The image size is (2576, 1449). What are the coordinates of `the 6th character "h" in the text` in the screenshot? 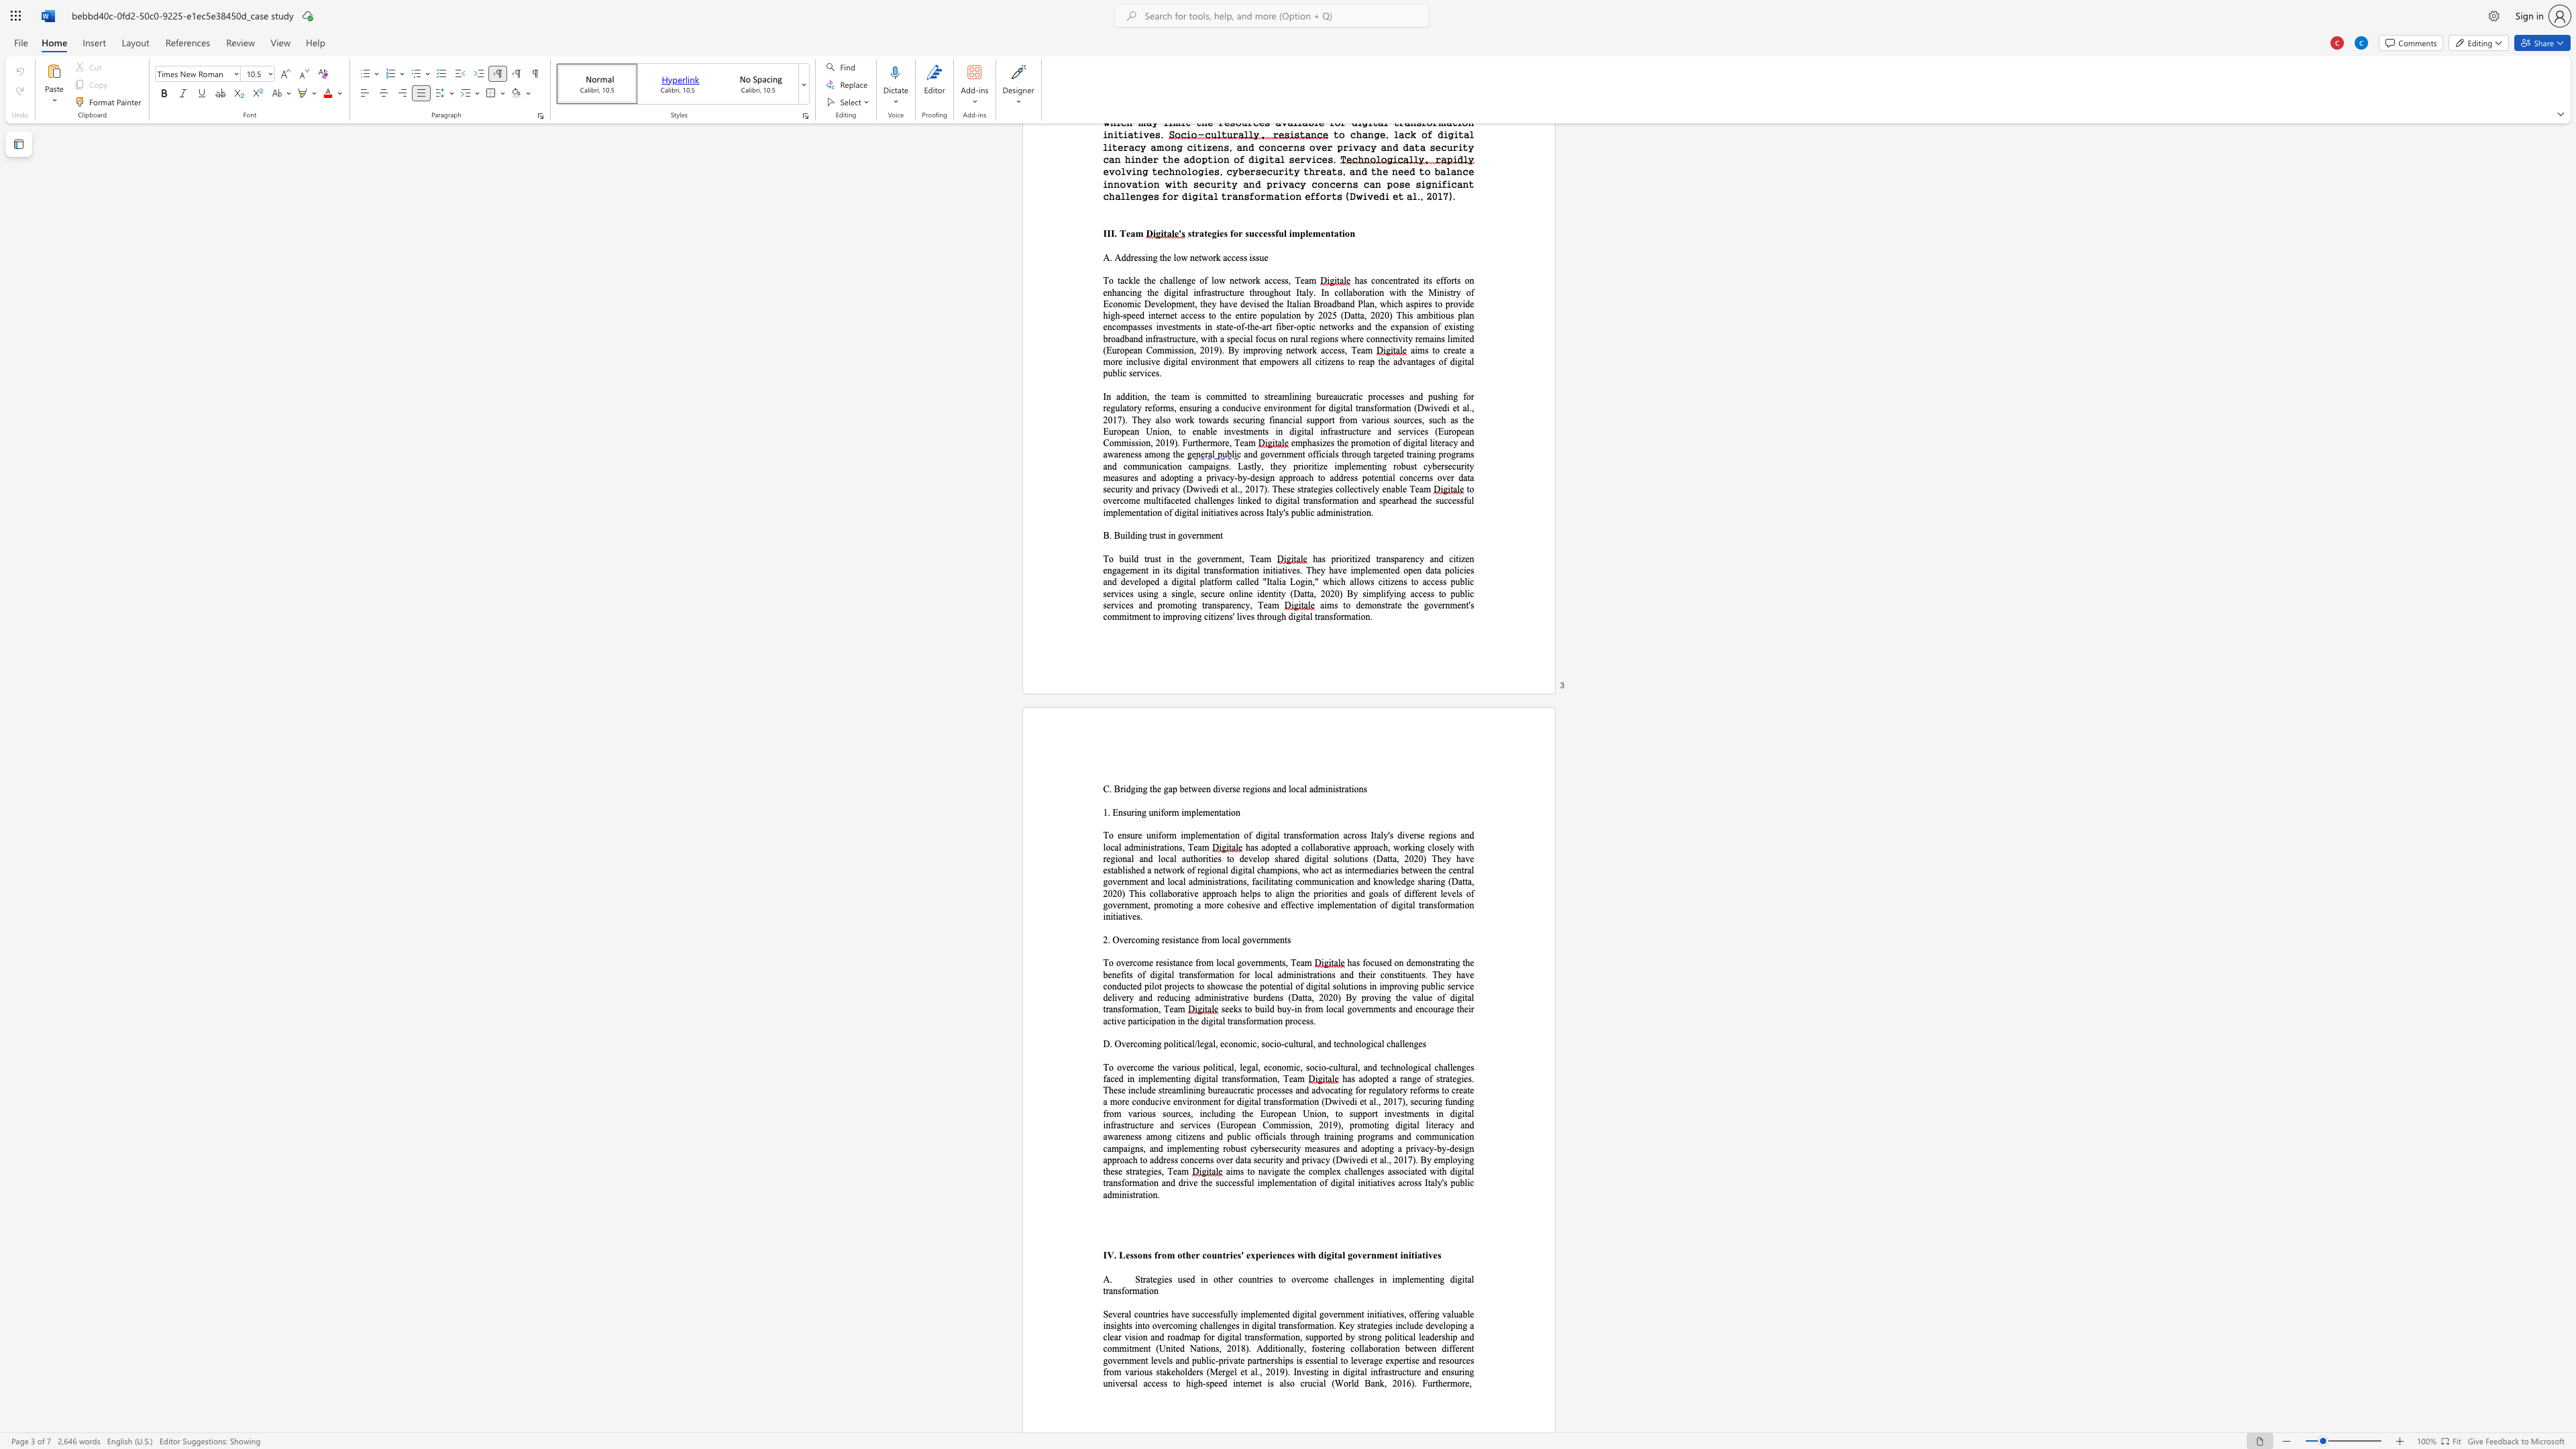 It's located at (1439, 858).